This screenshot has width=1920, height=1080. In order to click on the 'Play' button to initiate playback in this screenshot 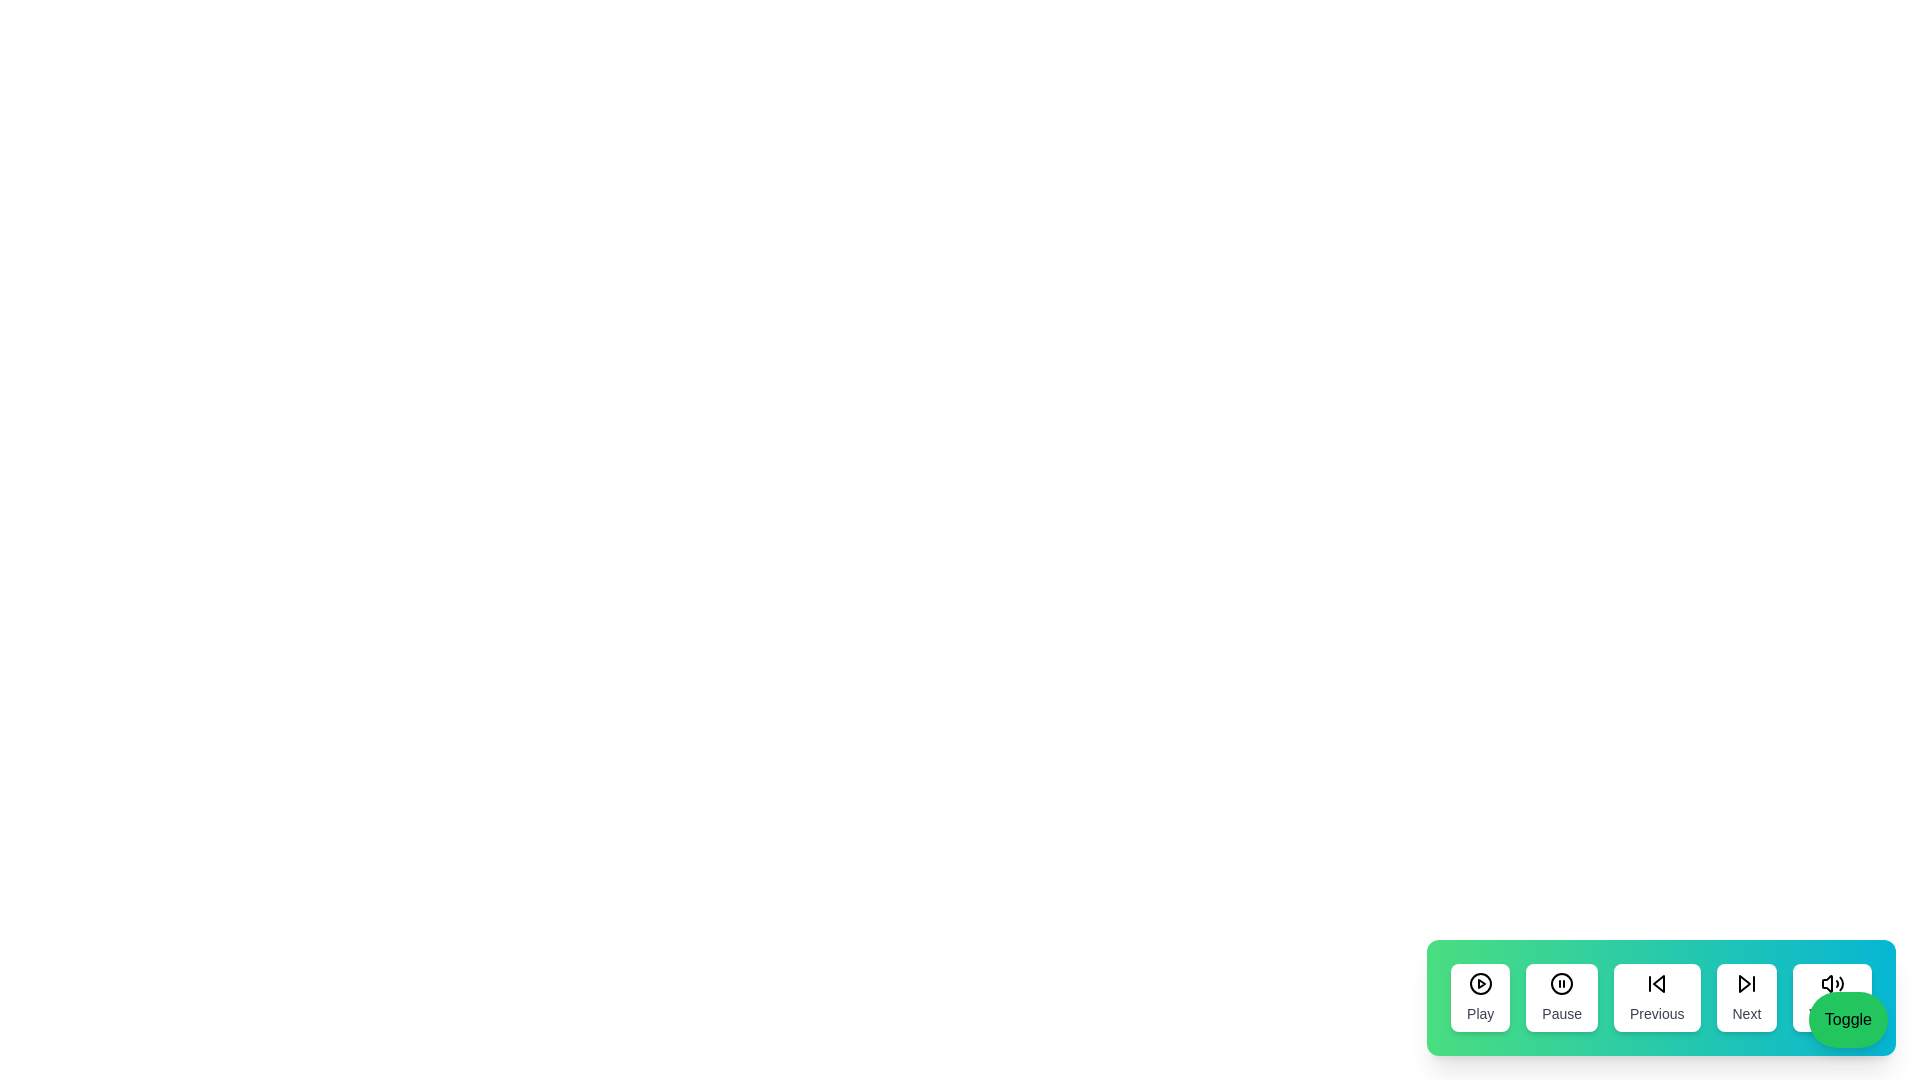, I will do `click(1480, 998)`.